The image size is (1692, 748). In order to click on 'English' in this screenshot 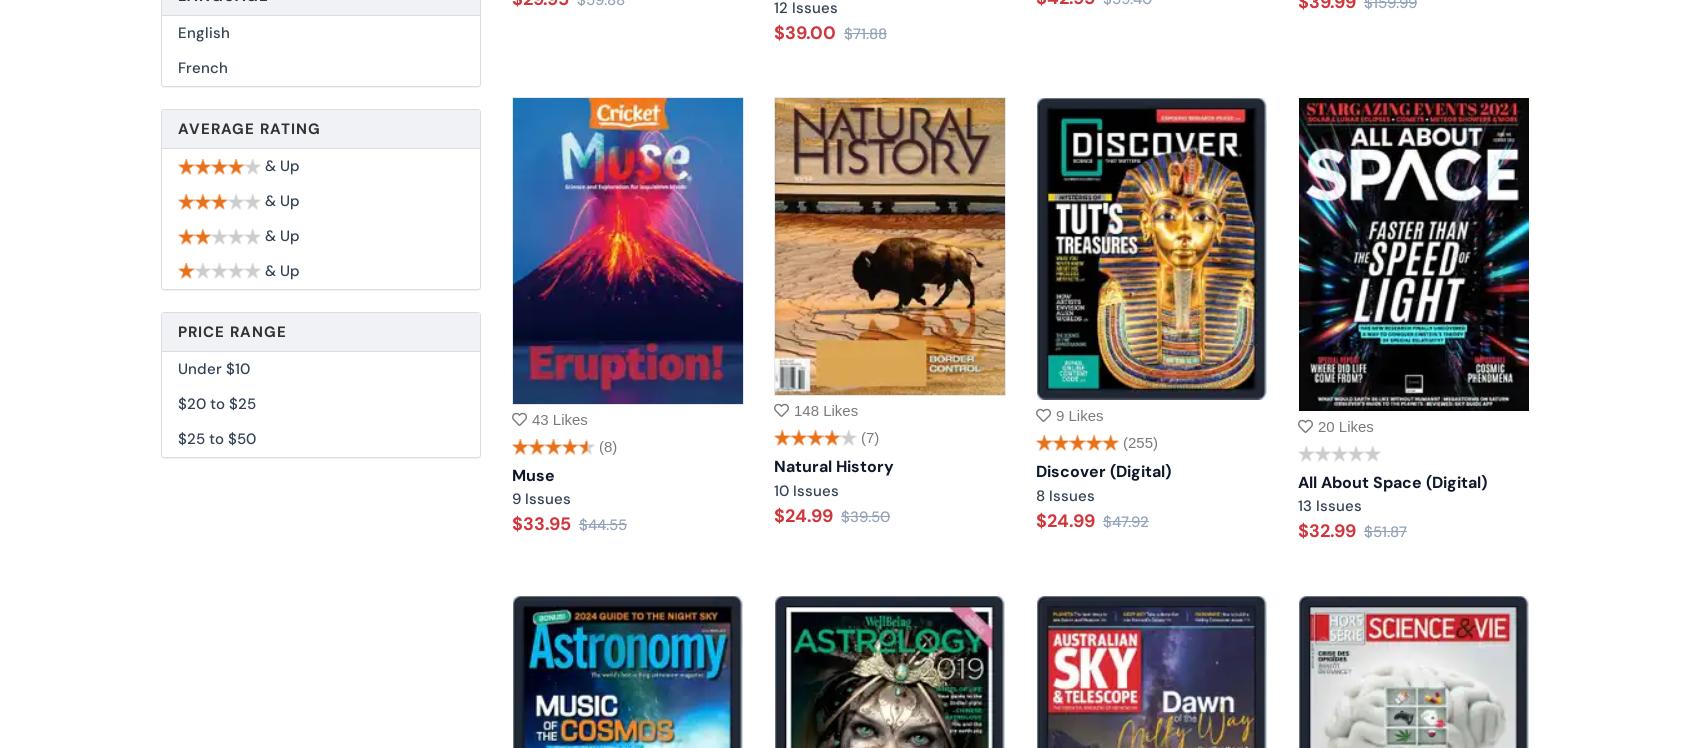, I will do `click(203, 32)`.